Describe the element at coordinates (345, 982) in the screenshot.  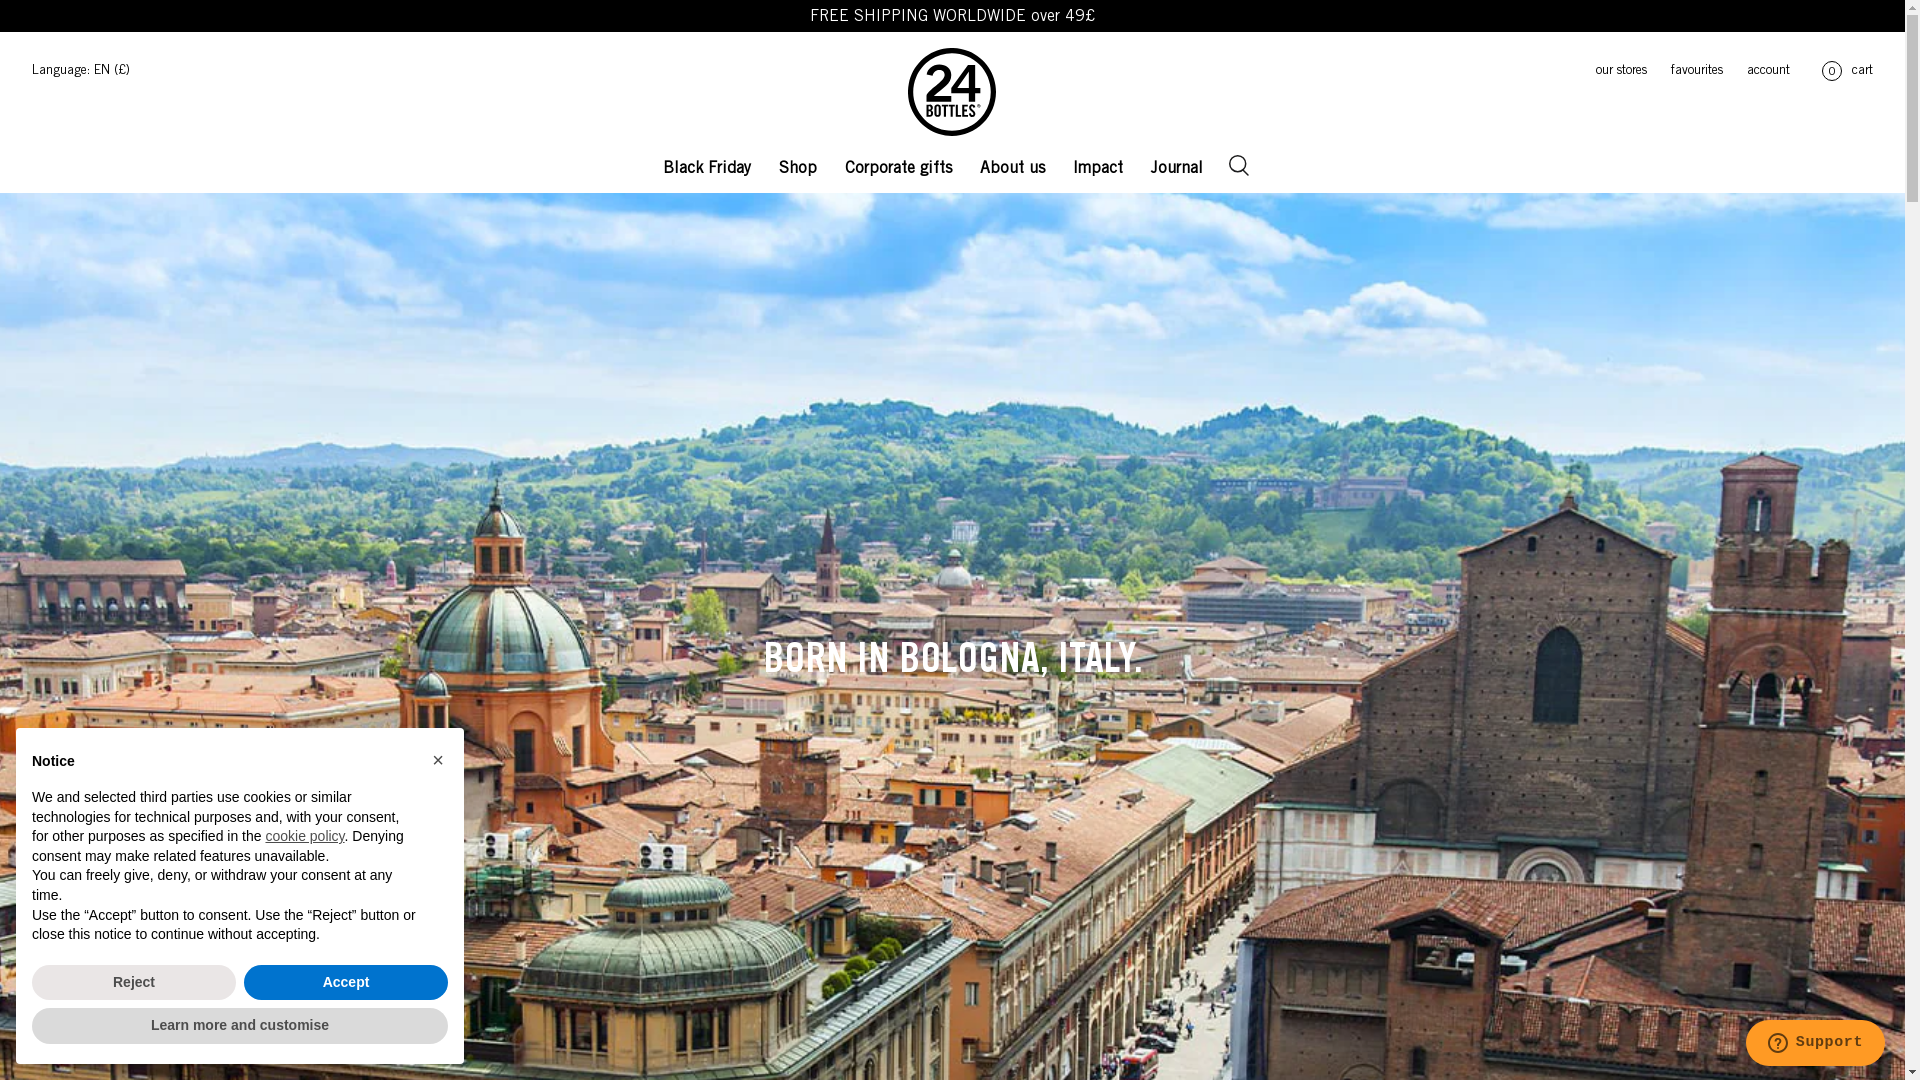
I see `'Accept'` at that location.